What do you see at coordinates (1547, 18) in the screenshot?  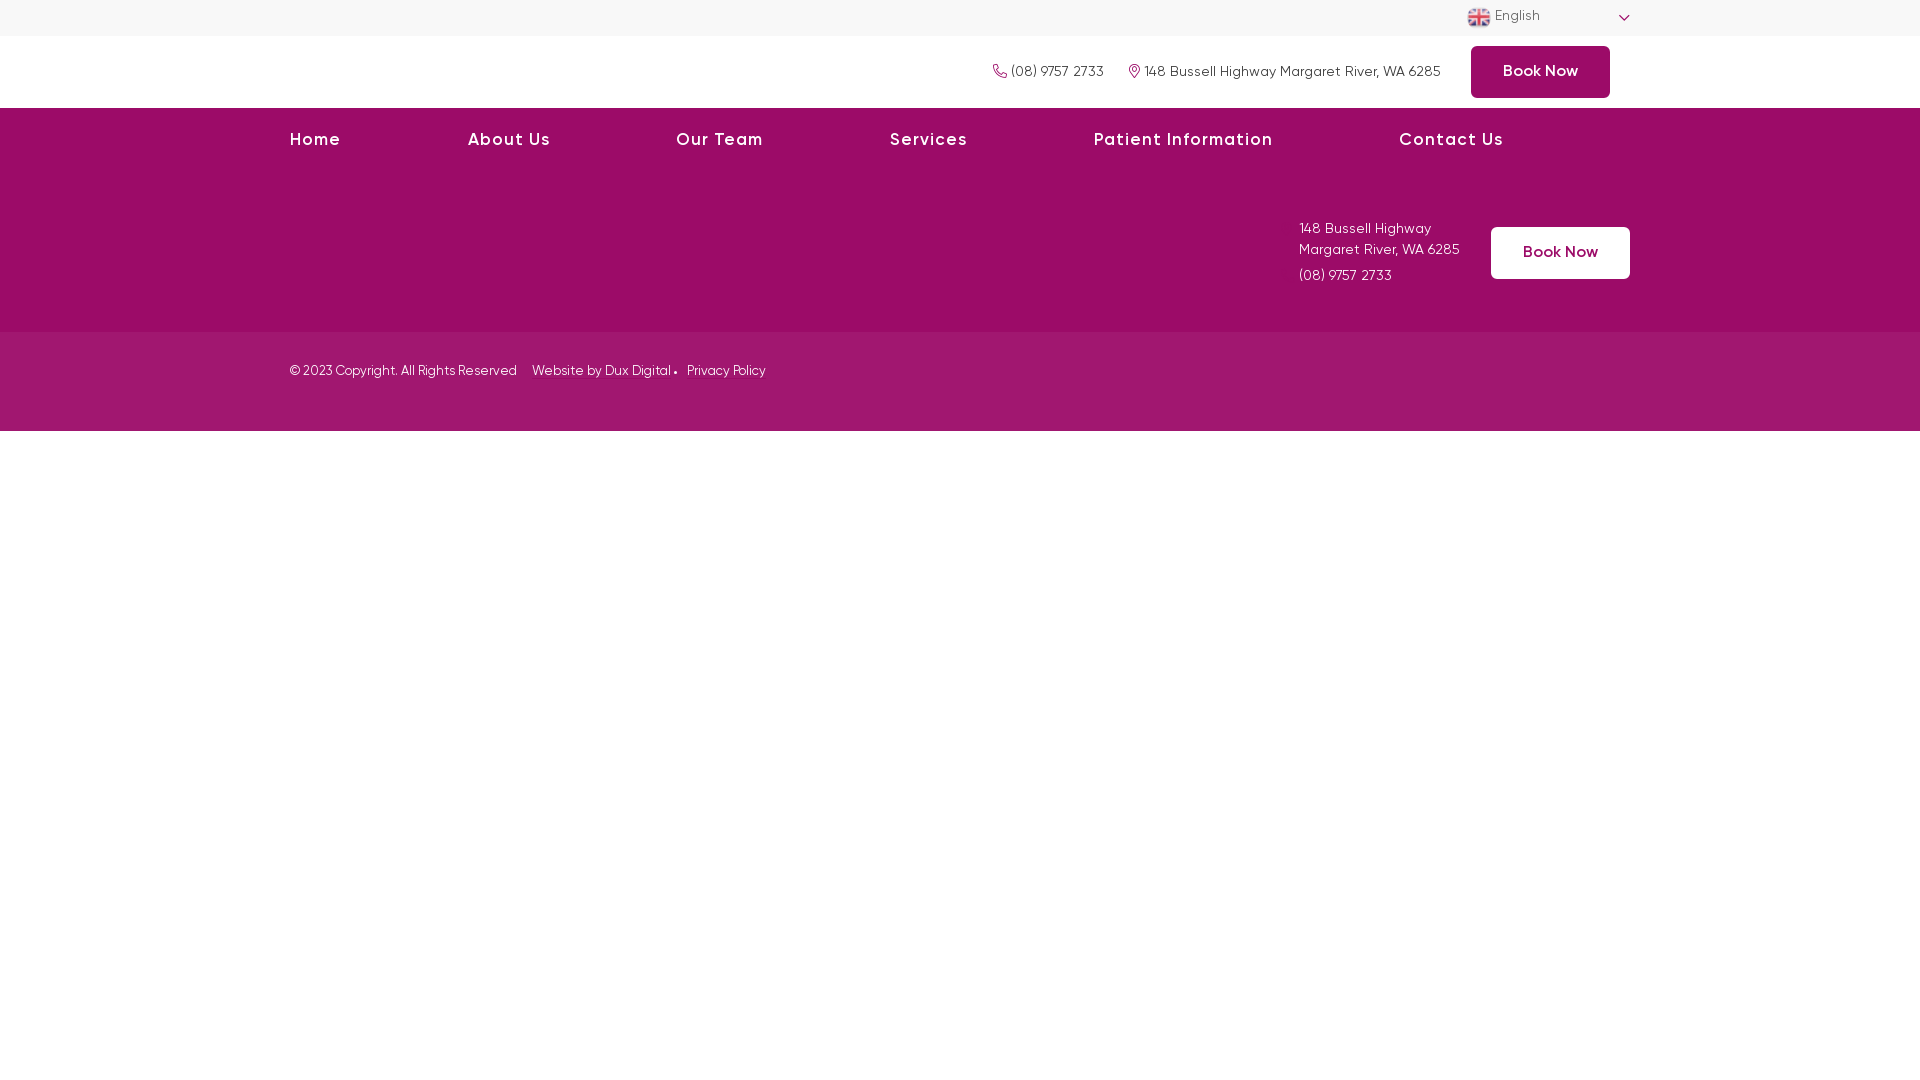 I see `'English'` at bounding box center [1547, 18].